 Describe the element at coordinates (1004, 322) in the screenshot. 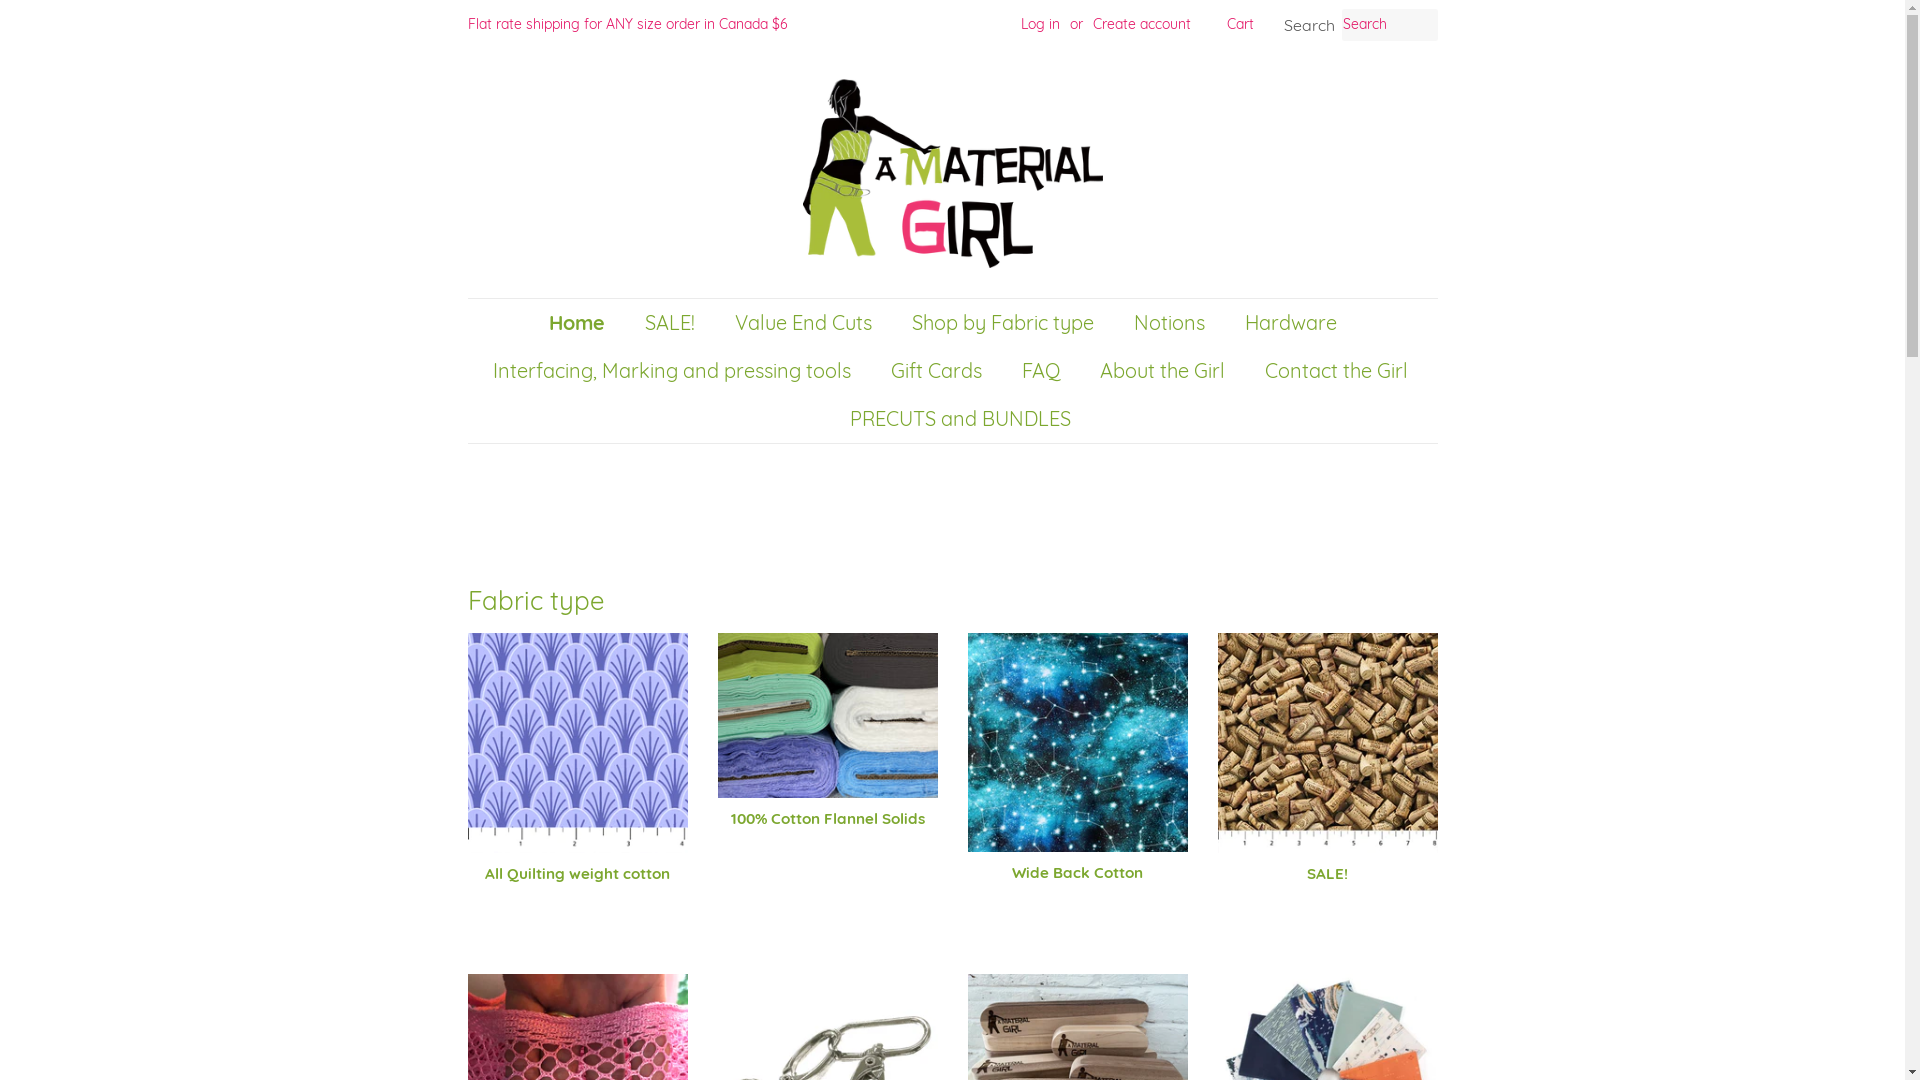

I see `'Shop by Fabric type'` at that location.